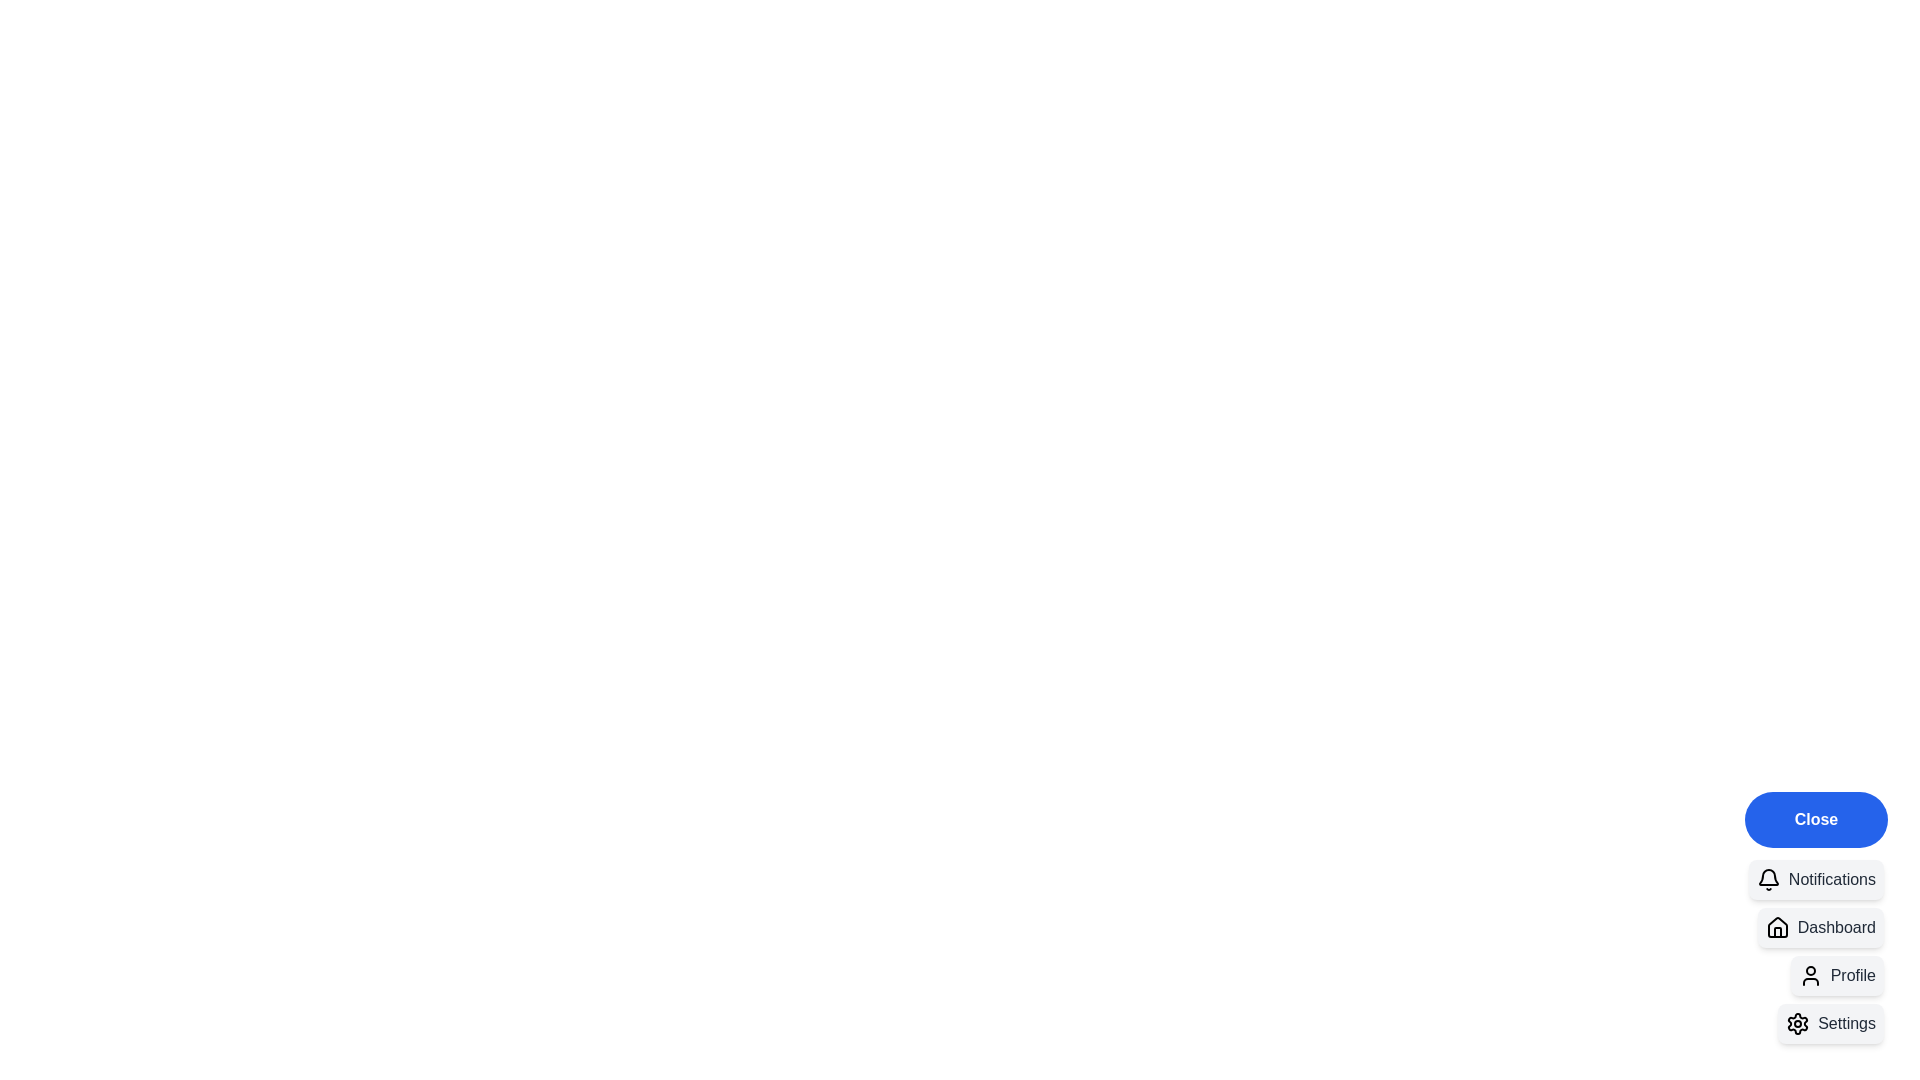  Describe the element at coordinates (1815, 820) in the screenshot. I see `the 'Close' button to toggle the speed dial menu closed` at that location.